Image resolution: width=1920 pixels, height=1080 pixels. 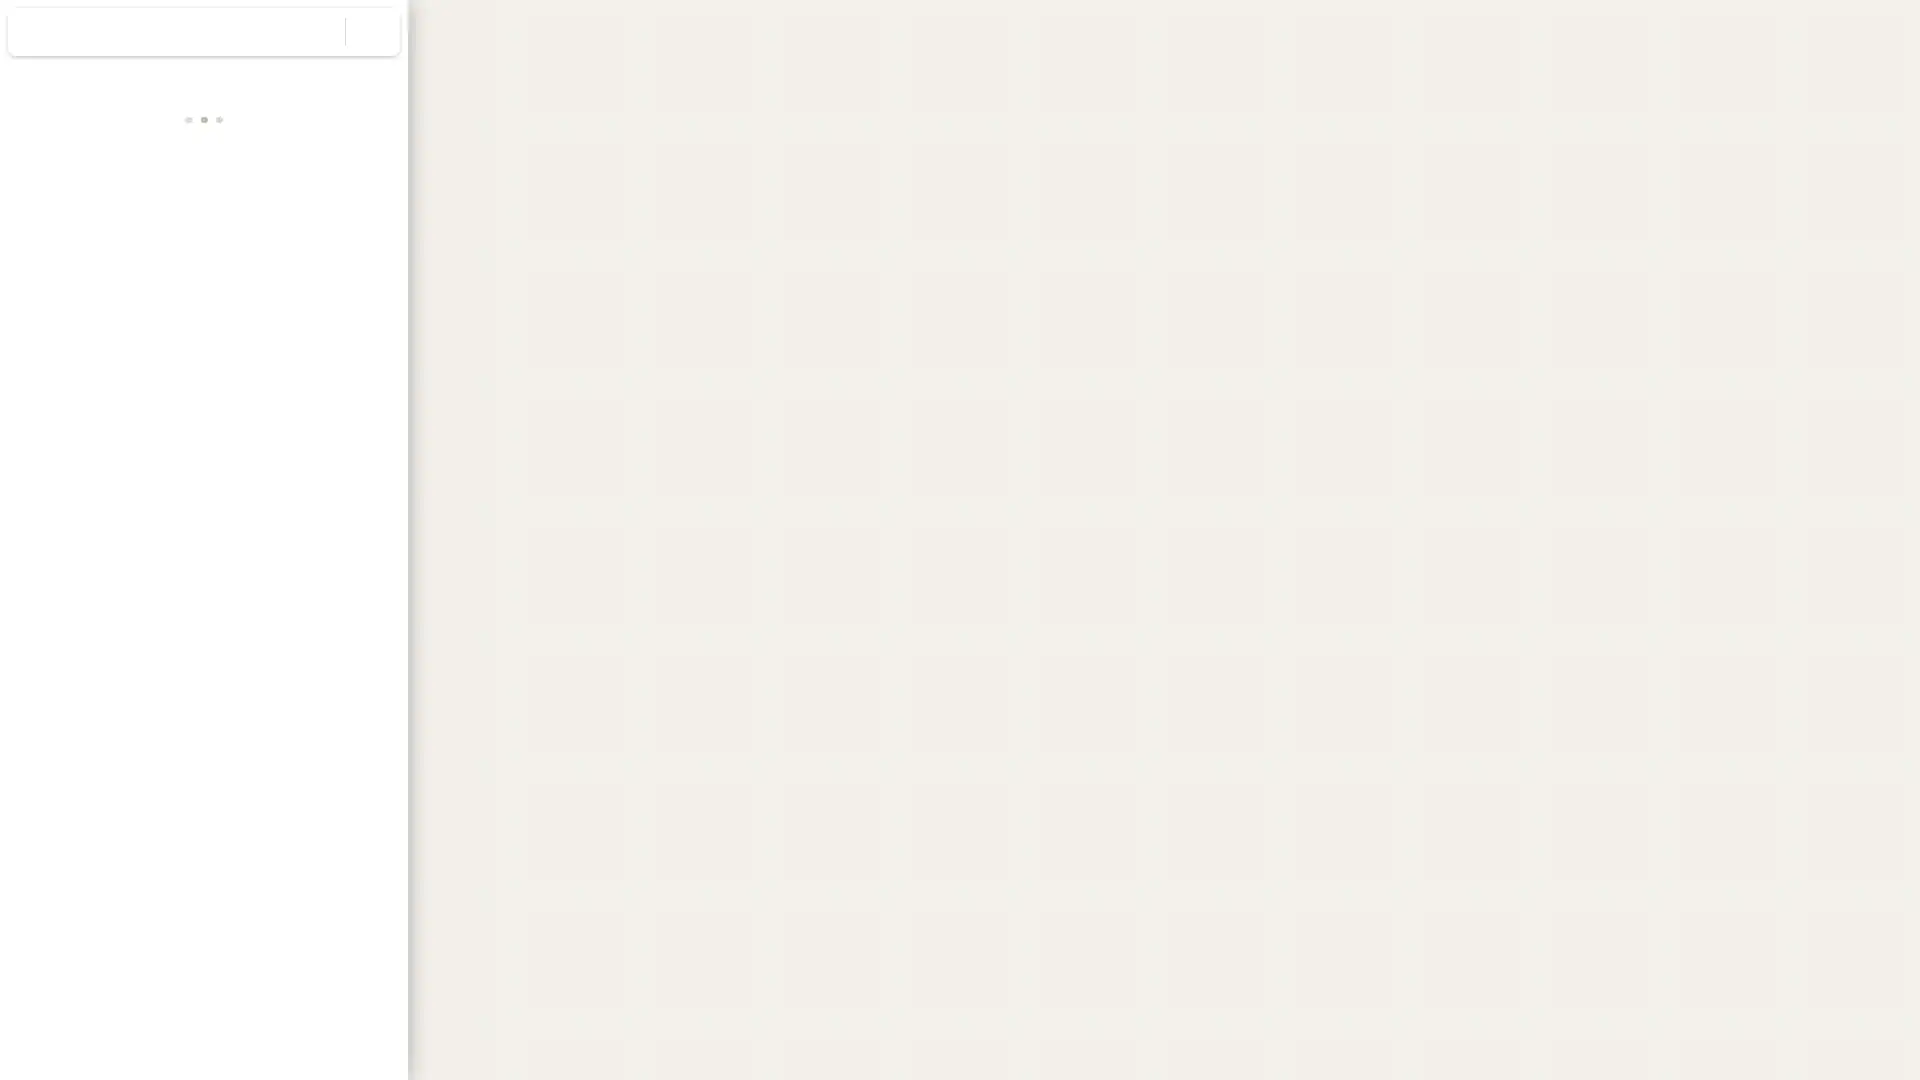 What do you see at coordinates (35, 34) in the screenshot?
I see `Menu` at bounding box center [35, 34].